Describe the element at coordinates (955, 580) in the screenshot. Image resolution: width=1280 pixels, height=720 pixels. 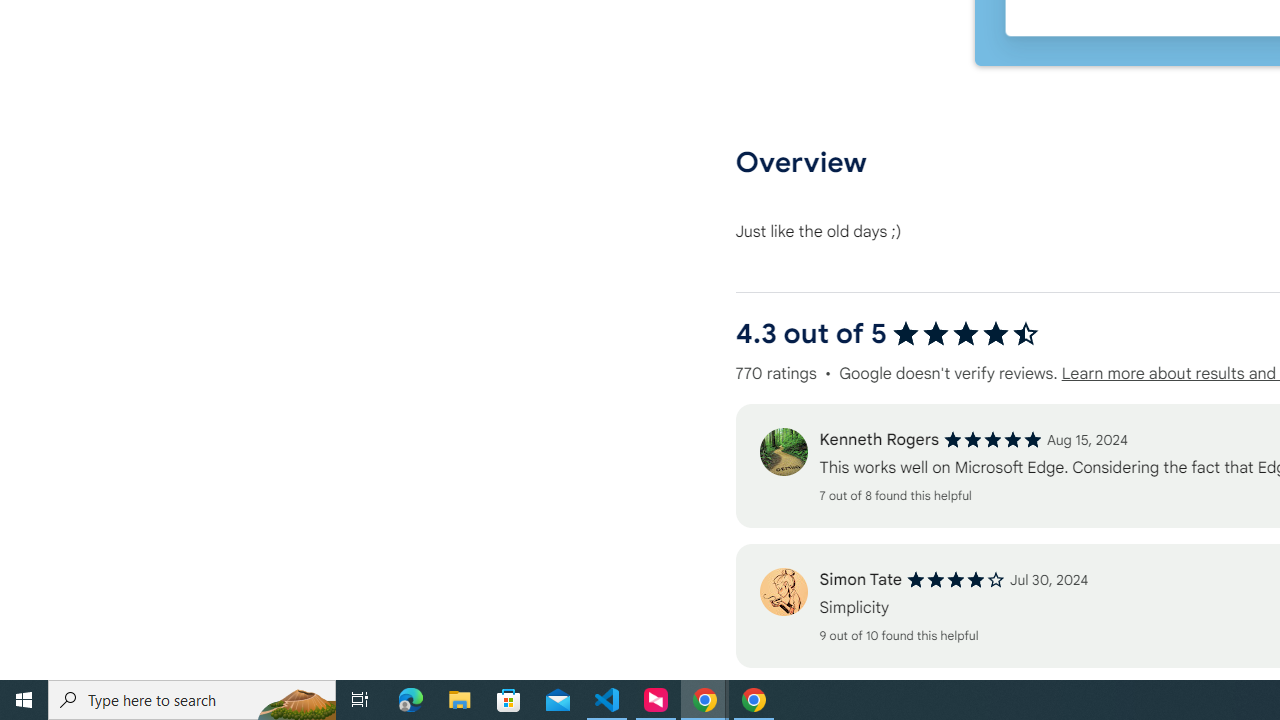
I see `'4 out of 5 stars'` at that location.